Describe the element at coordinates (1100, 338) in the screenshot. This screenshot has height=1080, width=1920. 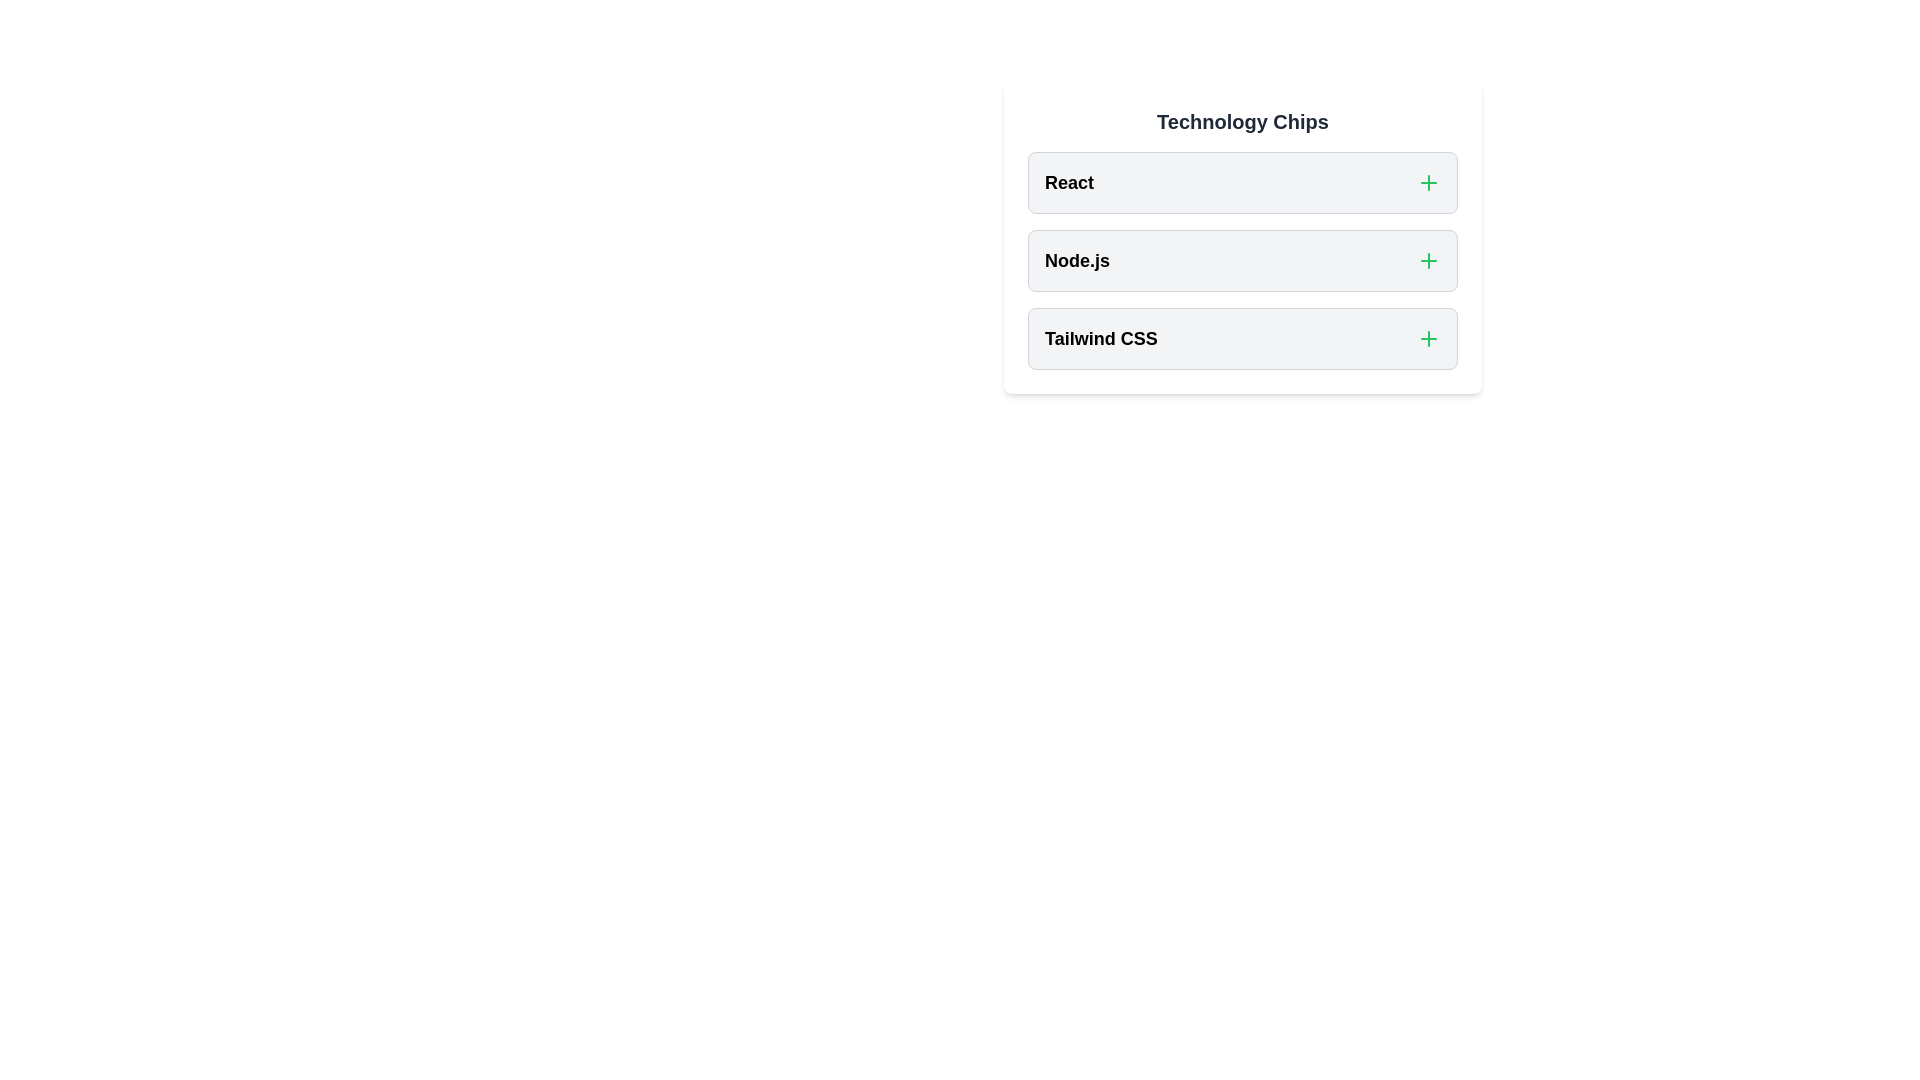
I see `the title of the chip named Tailwind CSS to focus on it` at that location.